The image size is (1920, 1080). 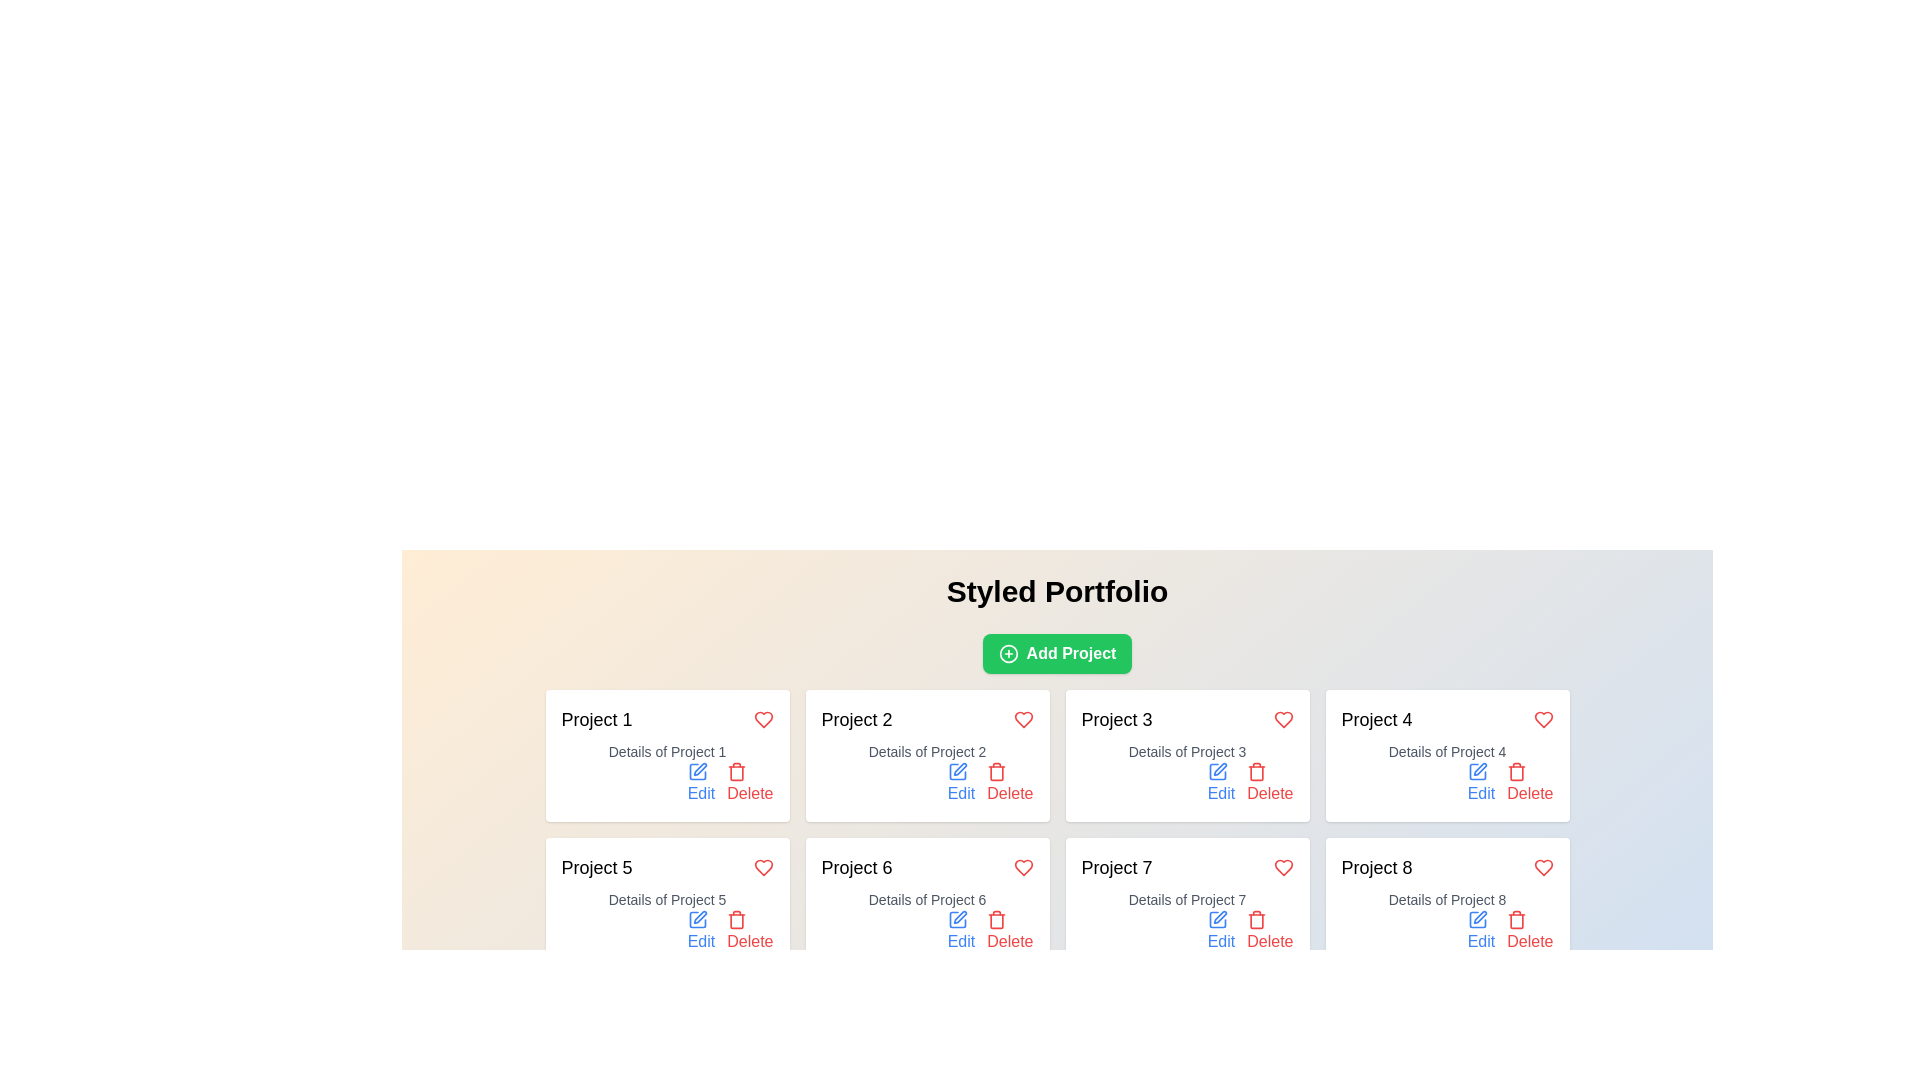 What do you see at coordinates (1220, 932) in the screenshot?
I see `the 'Edit' button located in the right corner of the card for 'Project 7' in the second row of the projects grid` at bounding box center [1220, 932].